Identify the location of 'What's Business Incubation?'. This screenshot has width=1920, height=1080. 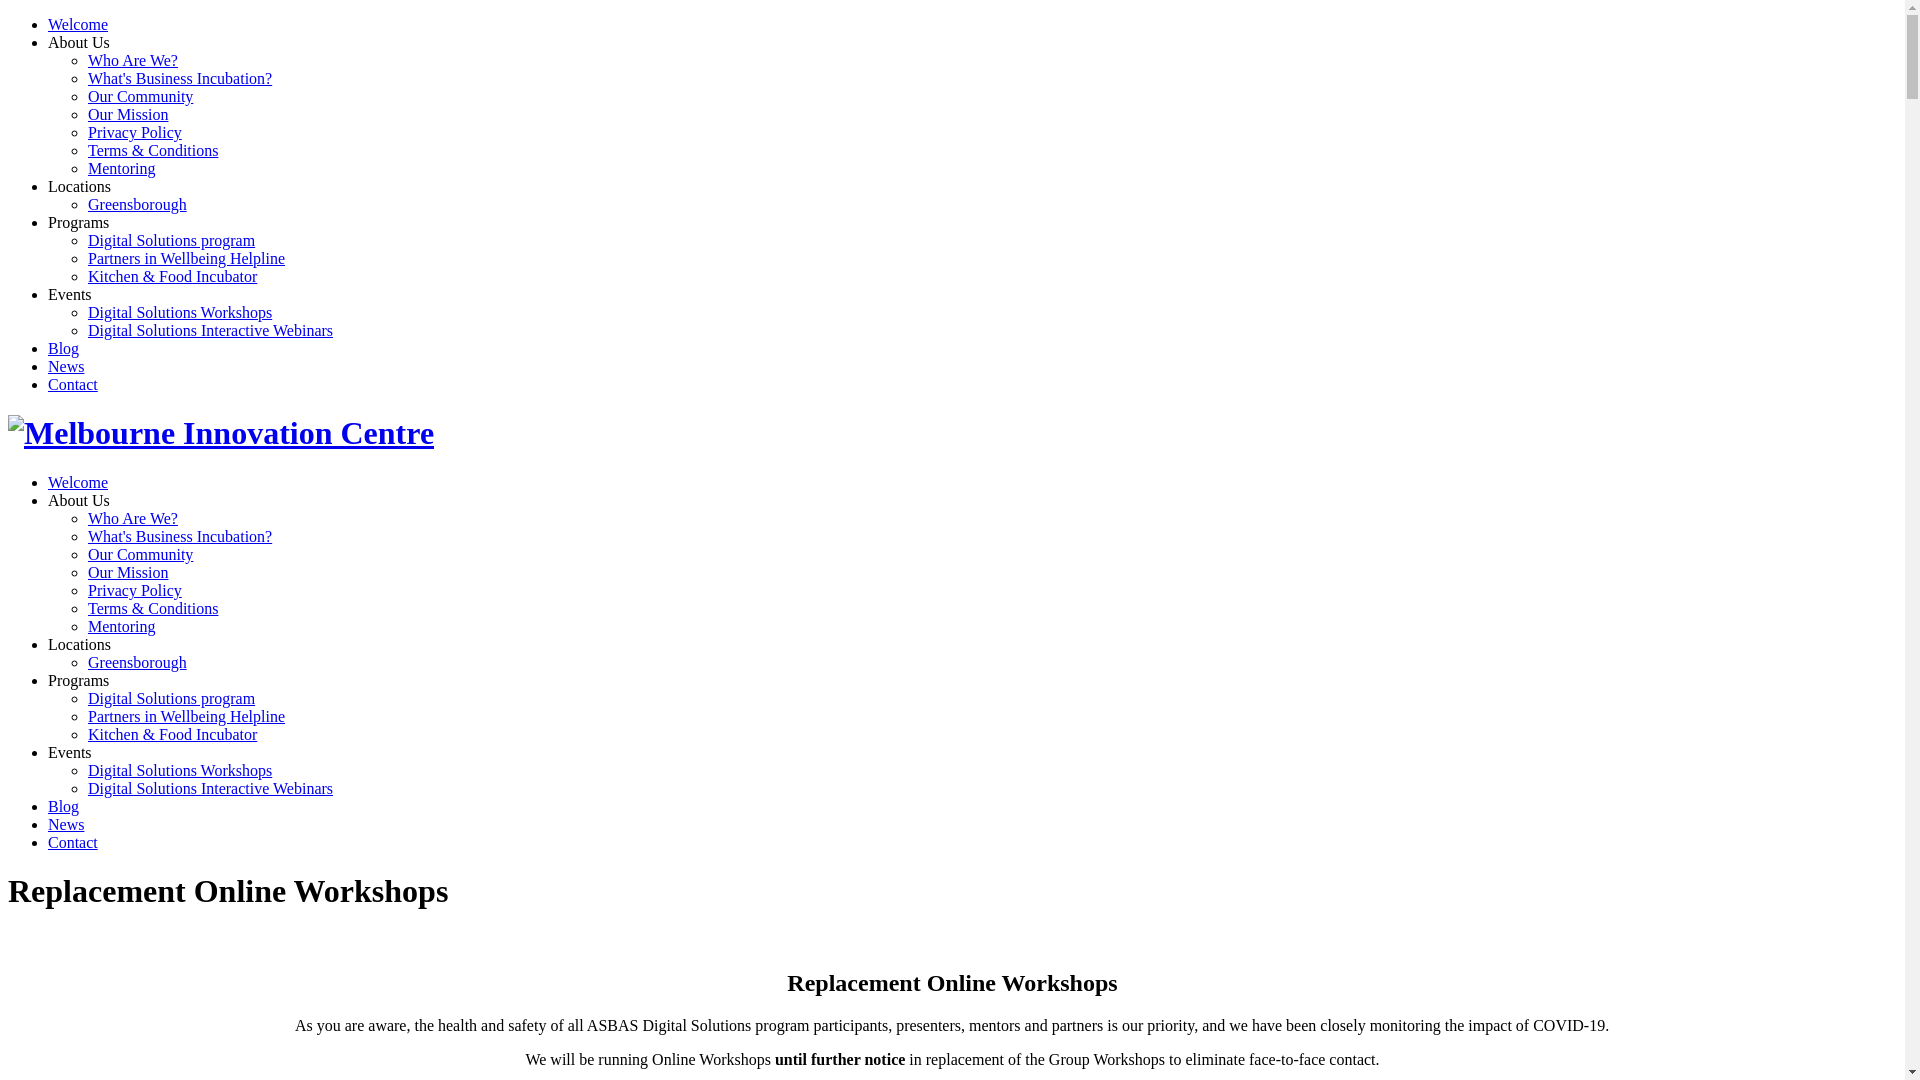
(180, 77).